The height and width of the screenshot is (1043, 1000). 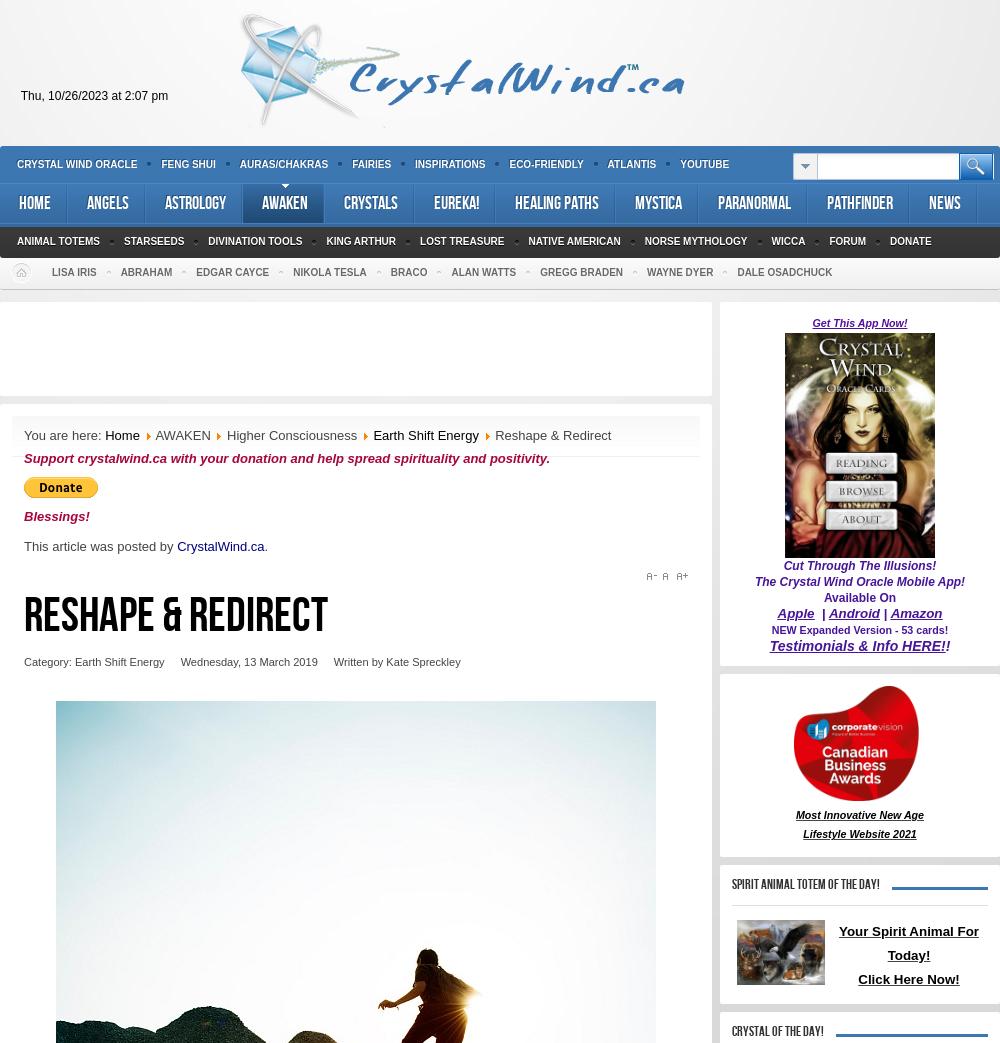 I want to click on 'Search - Categories', so click(x=81, y=24).